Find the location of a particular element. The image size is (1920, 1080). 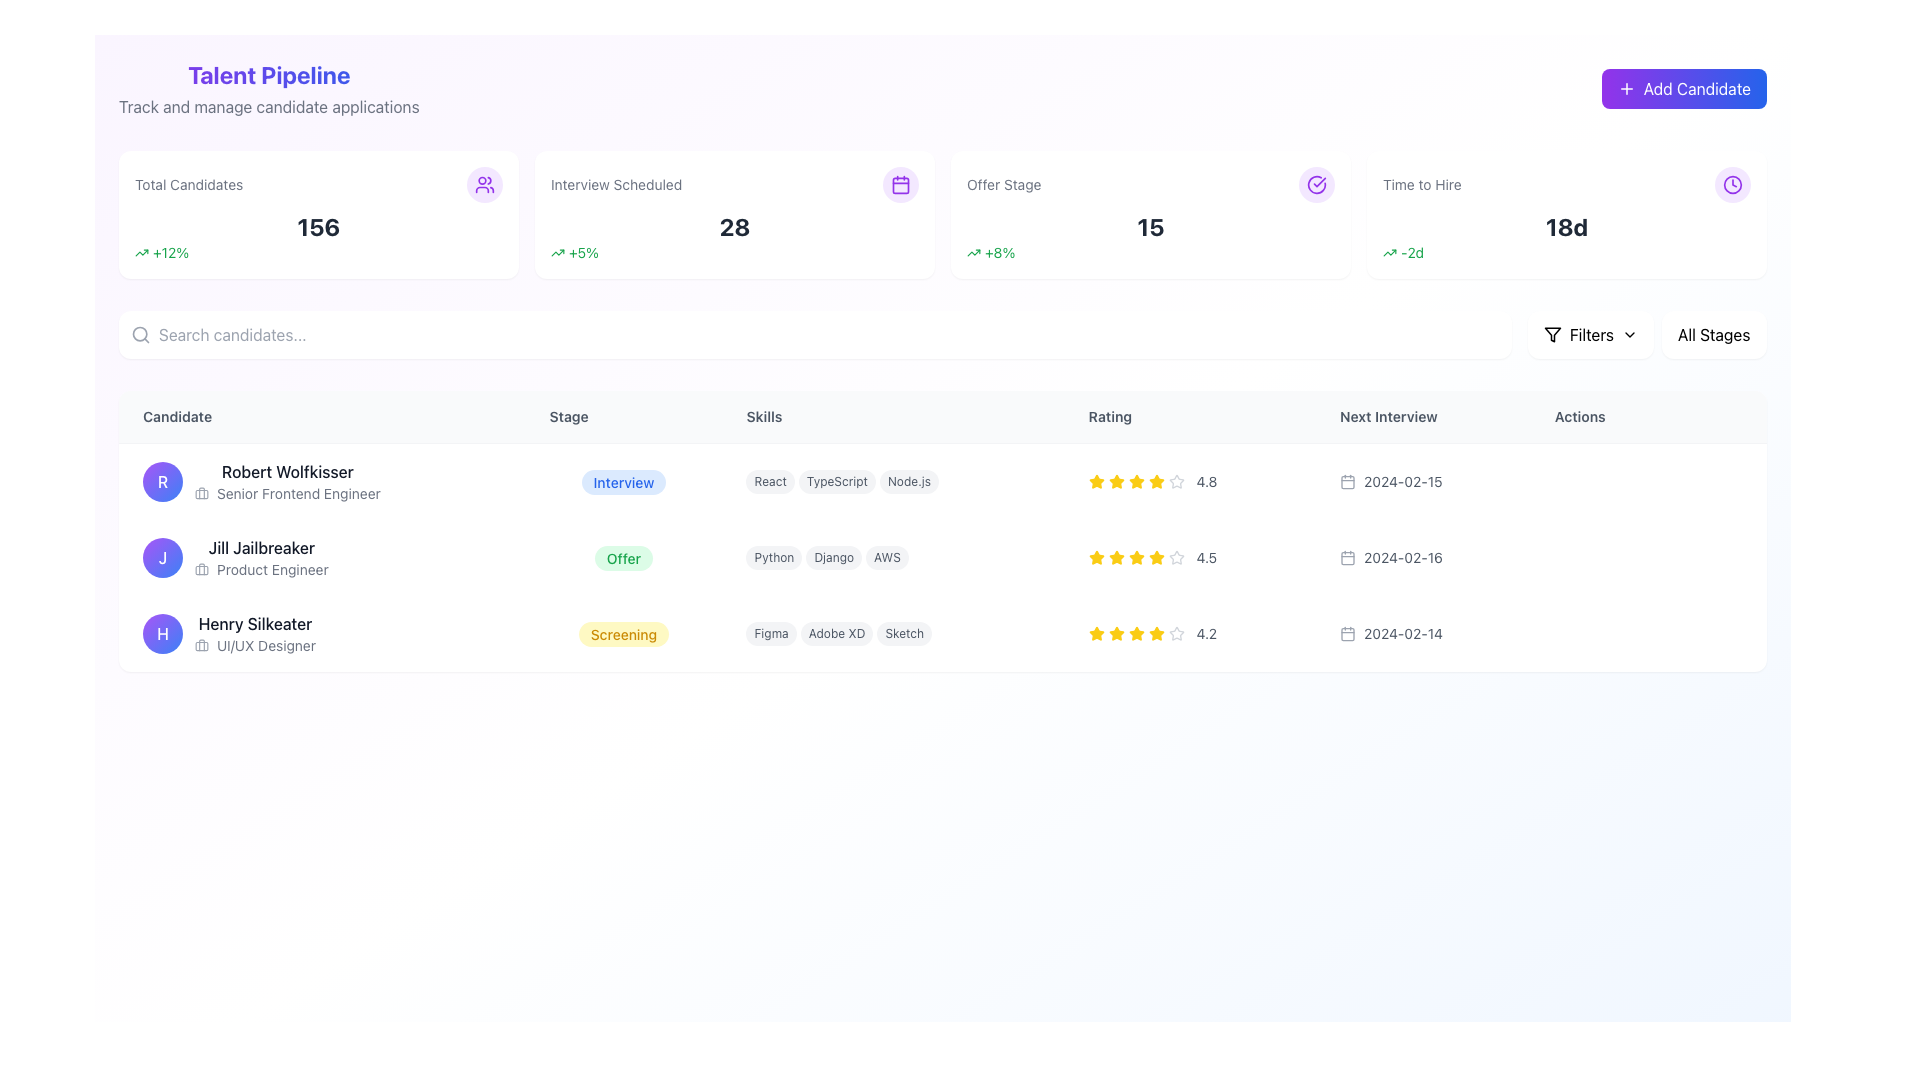

the status tag for the candidate Robert Wolfkisser in the 'Stage' column of the recruitment process table is located at coordinates (623, 482).